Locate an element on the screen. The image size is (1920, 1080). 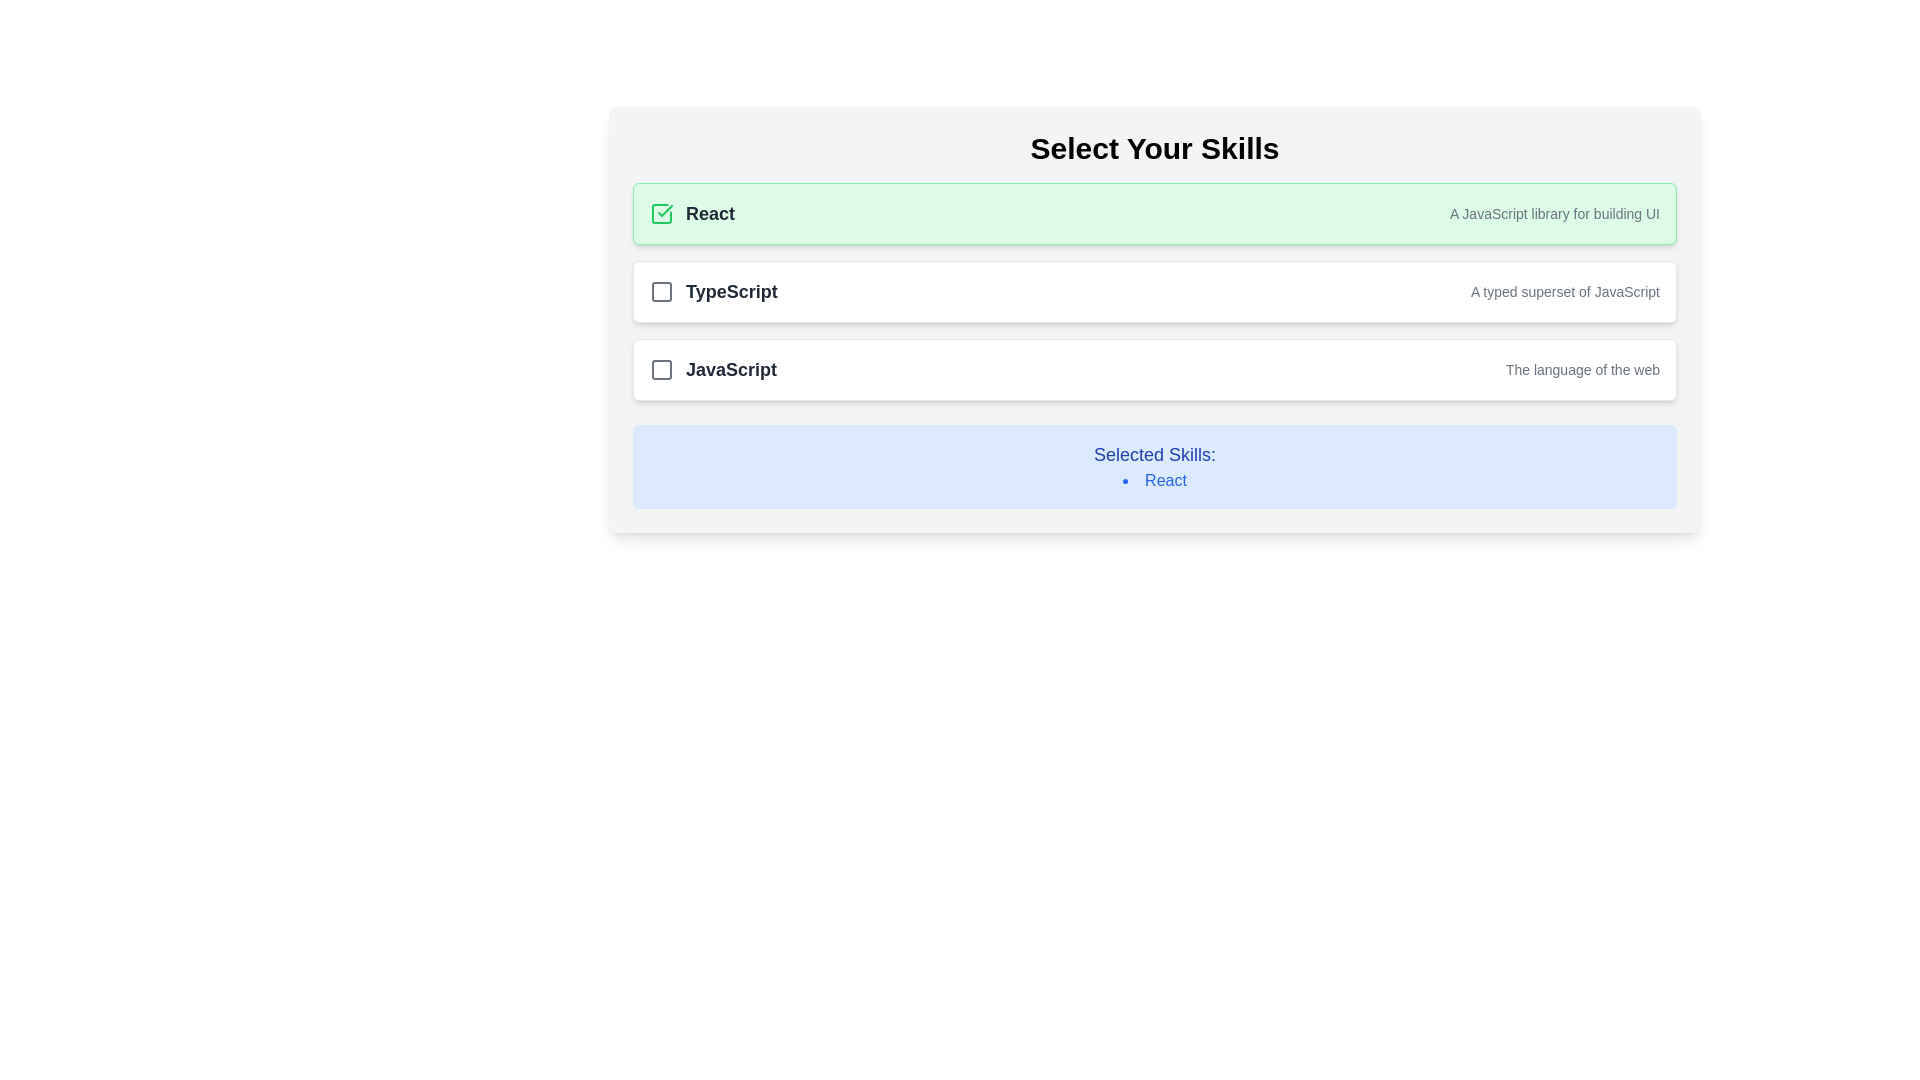
the checkbox icon with a check mark that indicates the selected state for the 'React' skill option is located at coordinates (662, 213).